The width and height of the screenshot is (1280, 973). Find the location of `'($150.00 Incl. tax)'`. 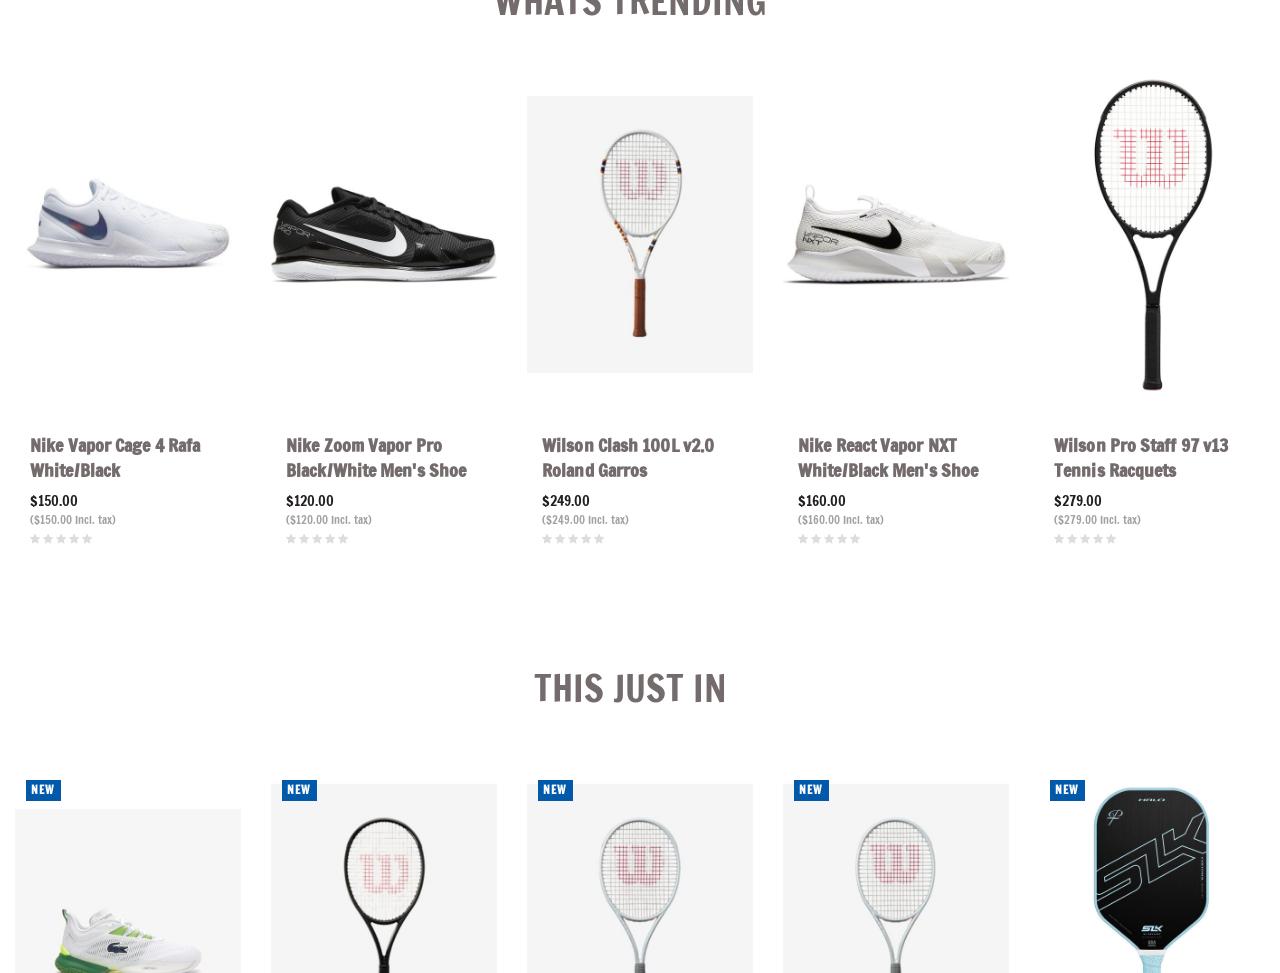

'($150.00 Incl. tax)' is located at coordinates (72, 518).